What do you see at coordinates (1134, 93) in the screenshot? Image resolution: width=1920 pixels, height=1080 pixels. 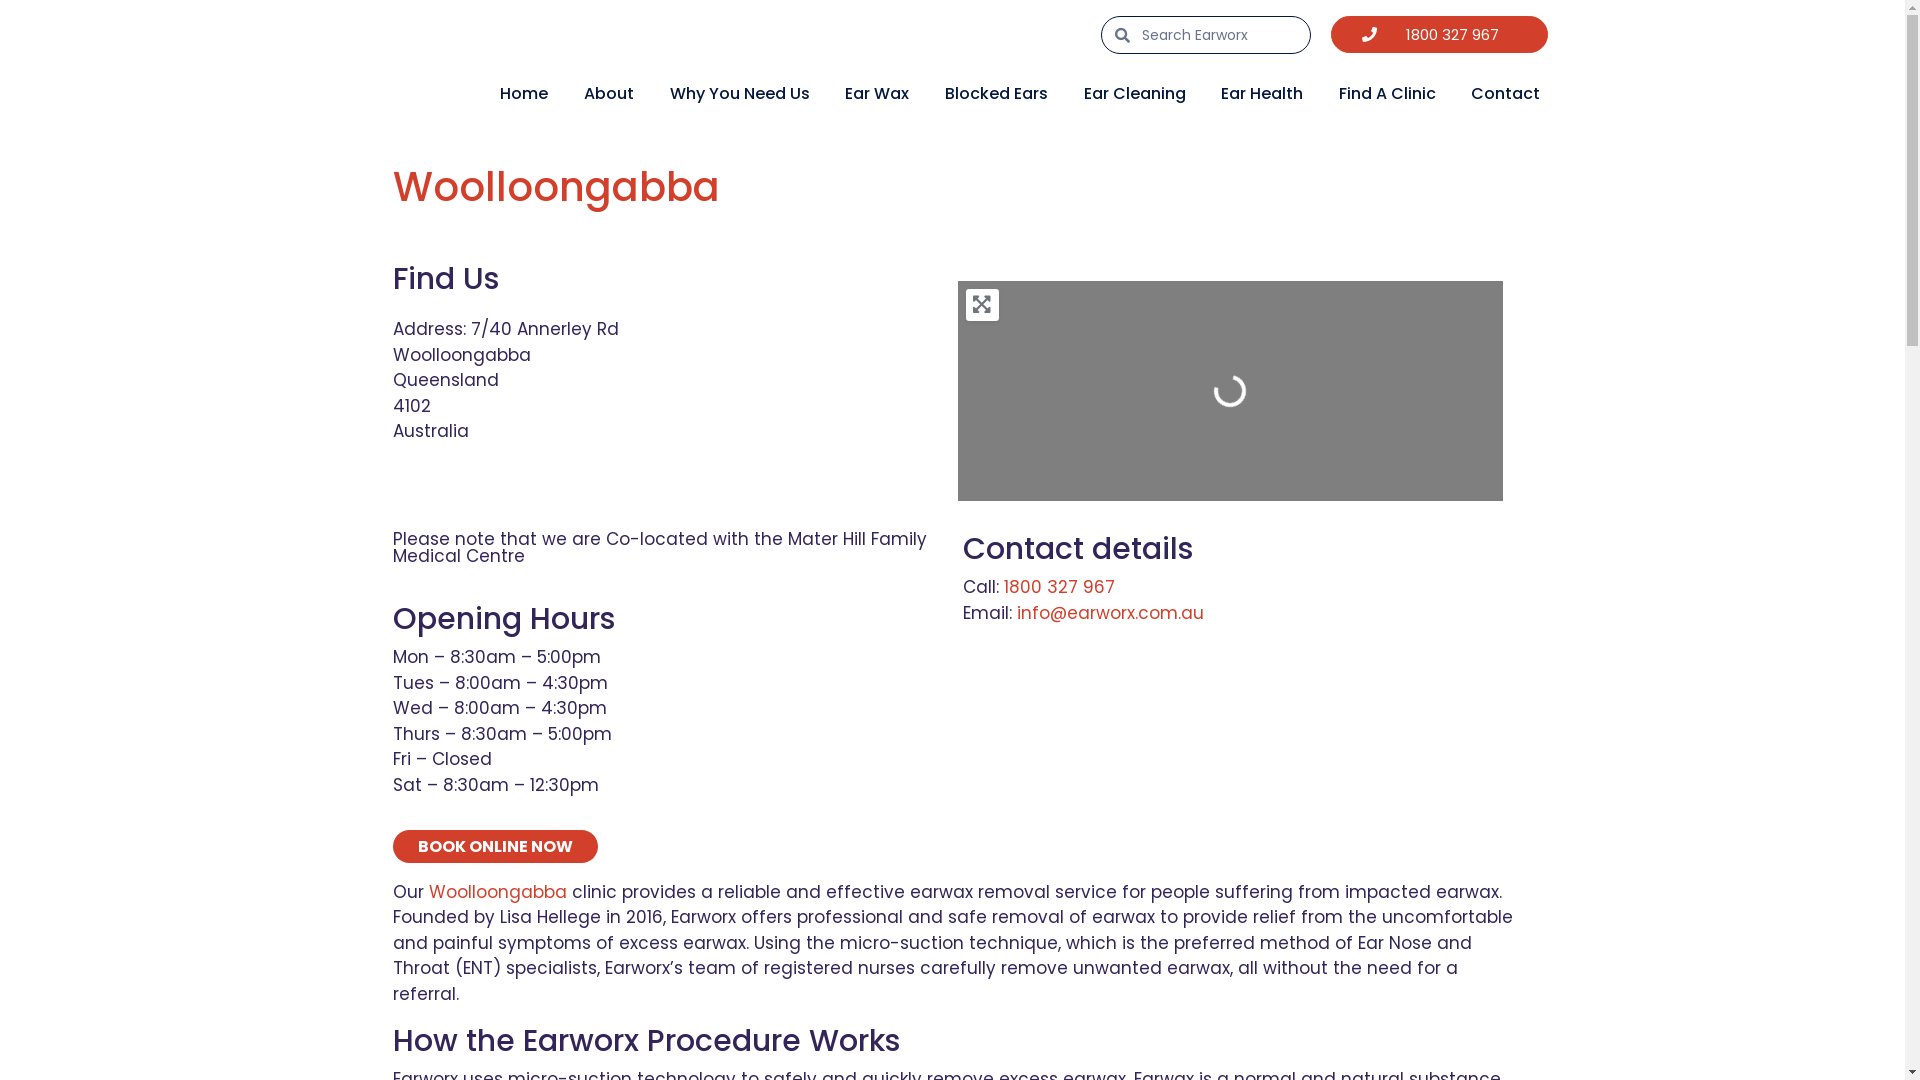 I see `'Ear Cleaning'` at bounding box center [1134, 93].